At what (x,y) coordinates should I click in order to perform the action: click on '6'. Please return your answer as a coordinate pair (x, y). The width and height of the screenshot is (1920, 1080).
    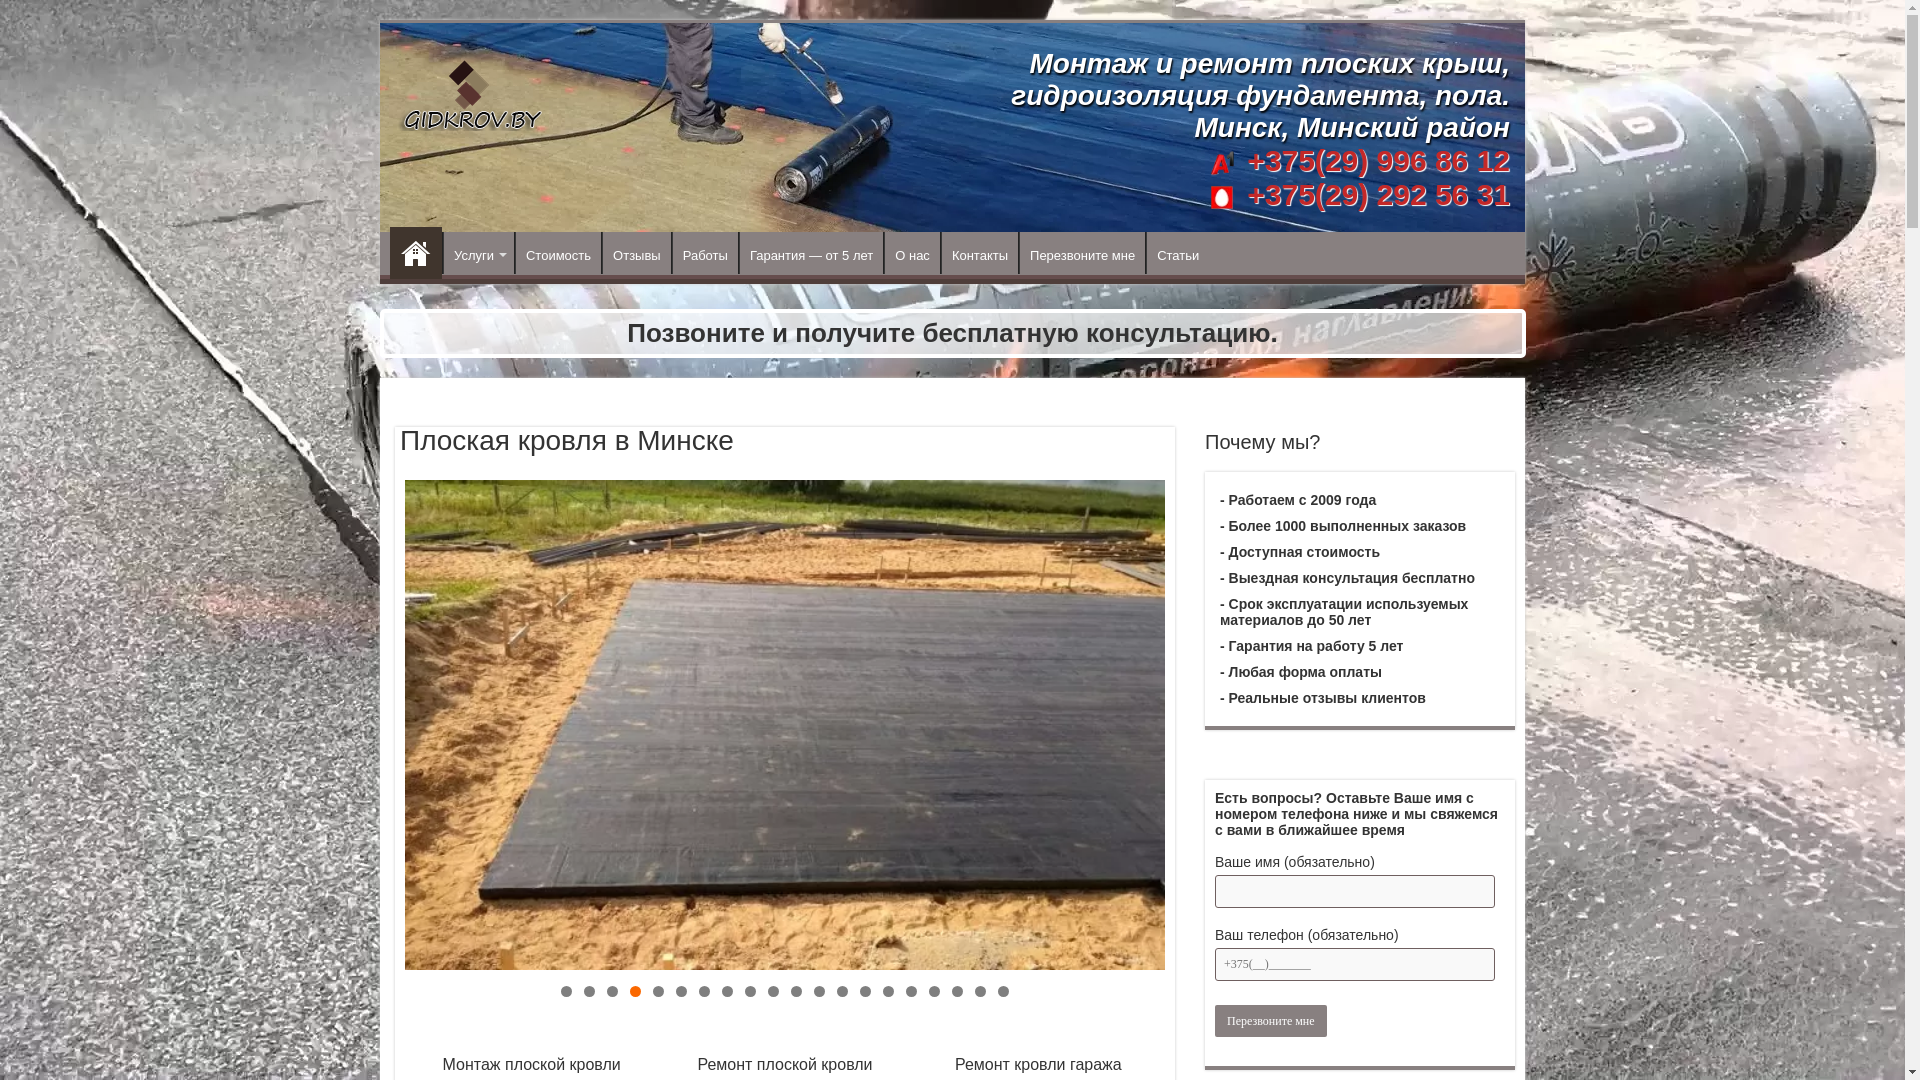
    Looking at the image, I should click on (681, 991).